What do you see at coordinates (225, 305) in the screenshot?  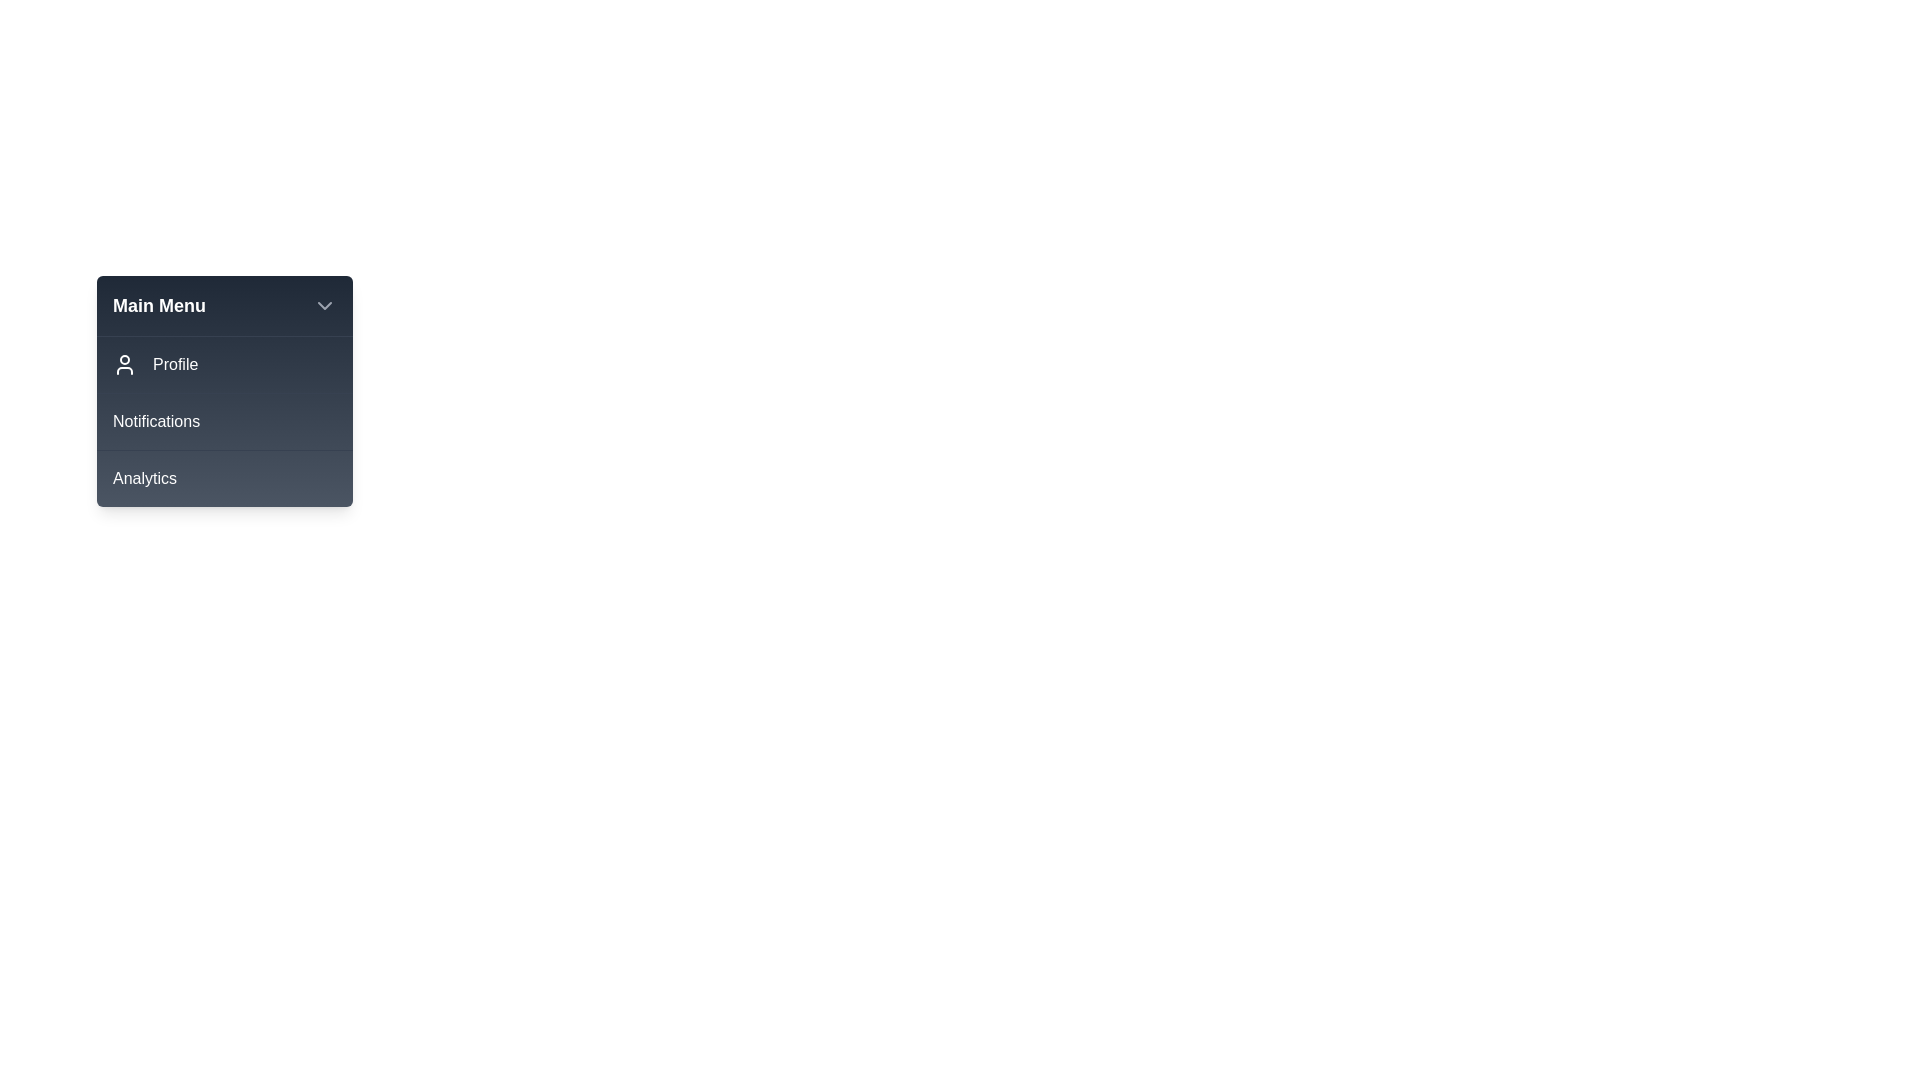 I see `the menu header to toggle the menu visibility` at bounding box center [225, 305].